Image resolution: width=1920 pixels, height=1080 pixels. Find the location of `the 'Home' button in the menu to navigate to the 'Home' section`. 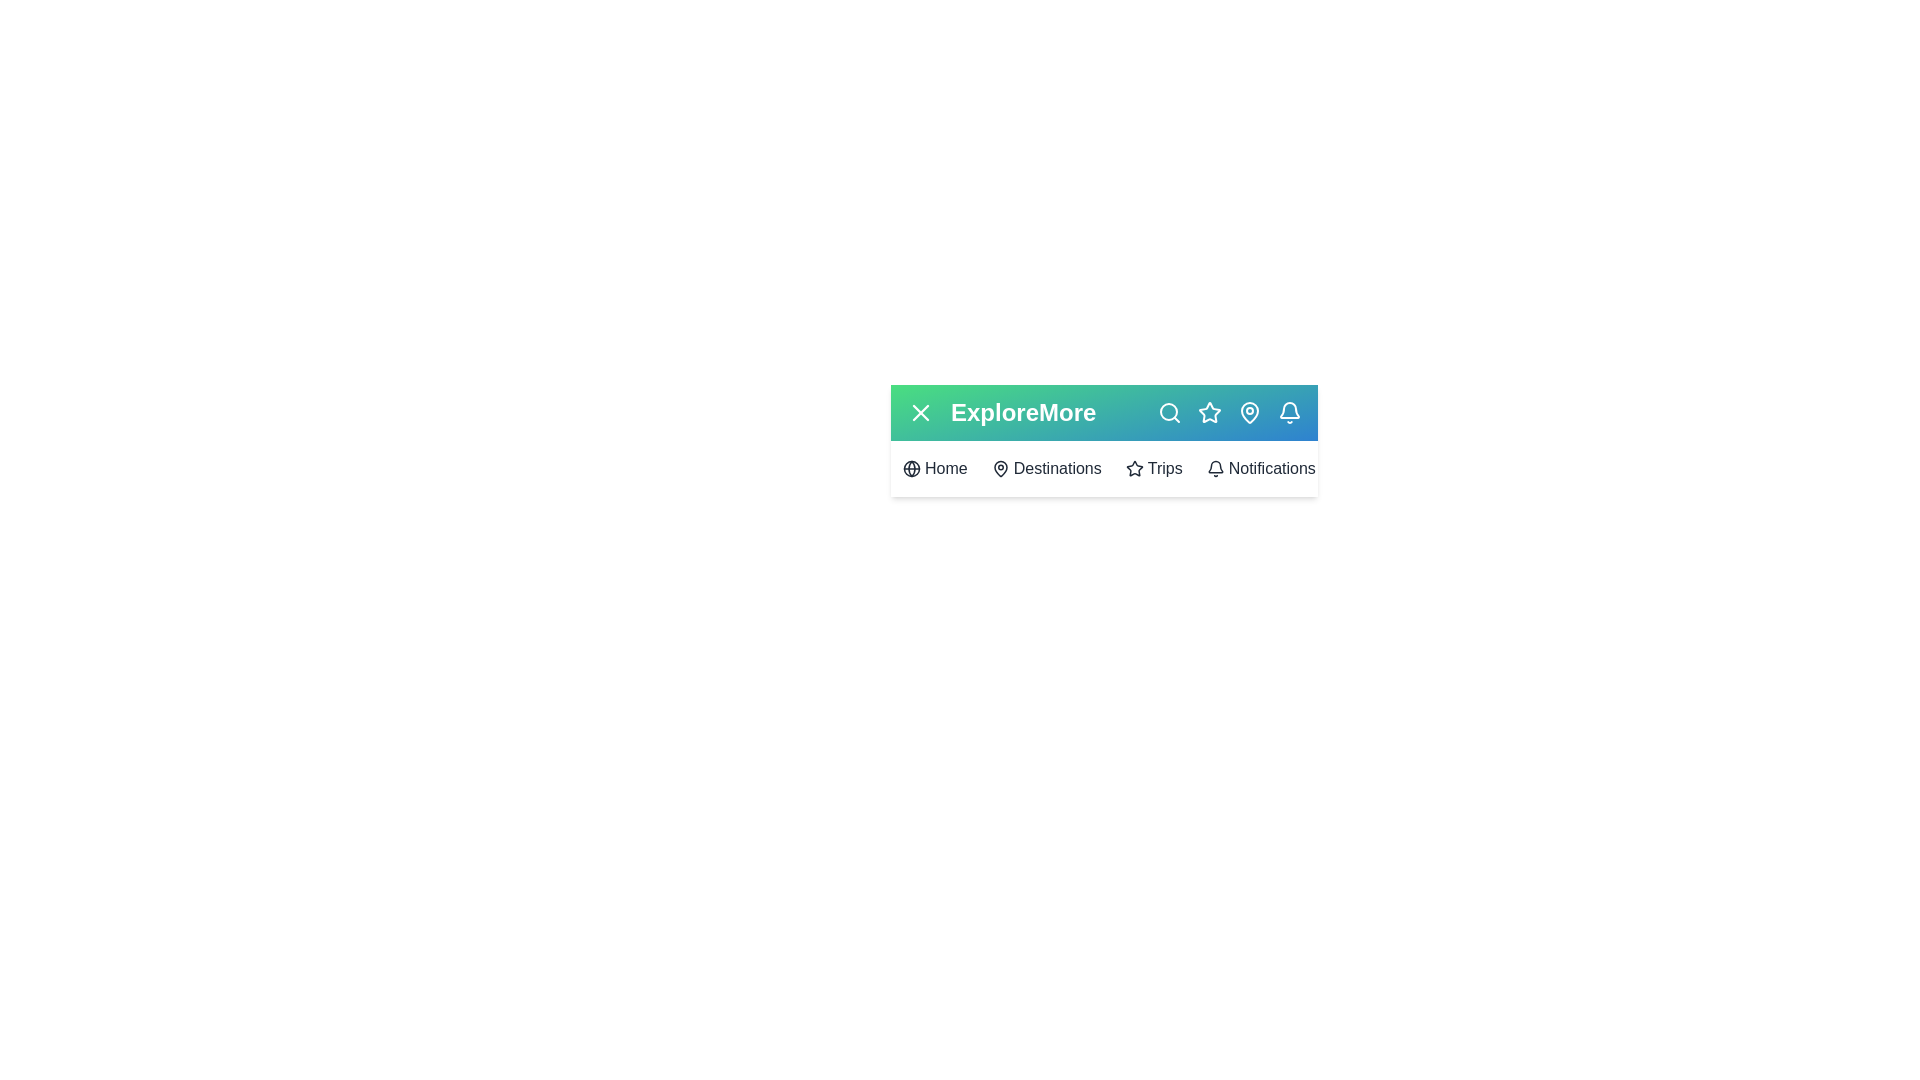

the 'Home' button in the menu to navigate to the 'Home' section is located at coordinates (934, 469).